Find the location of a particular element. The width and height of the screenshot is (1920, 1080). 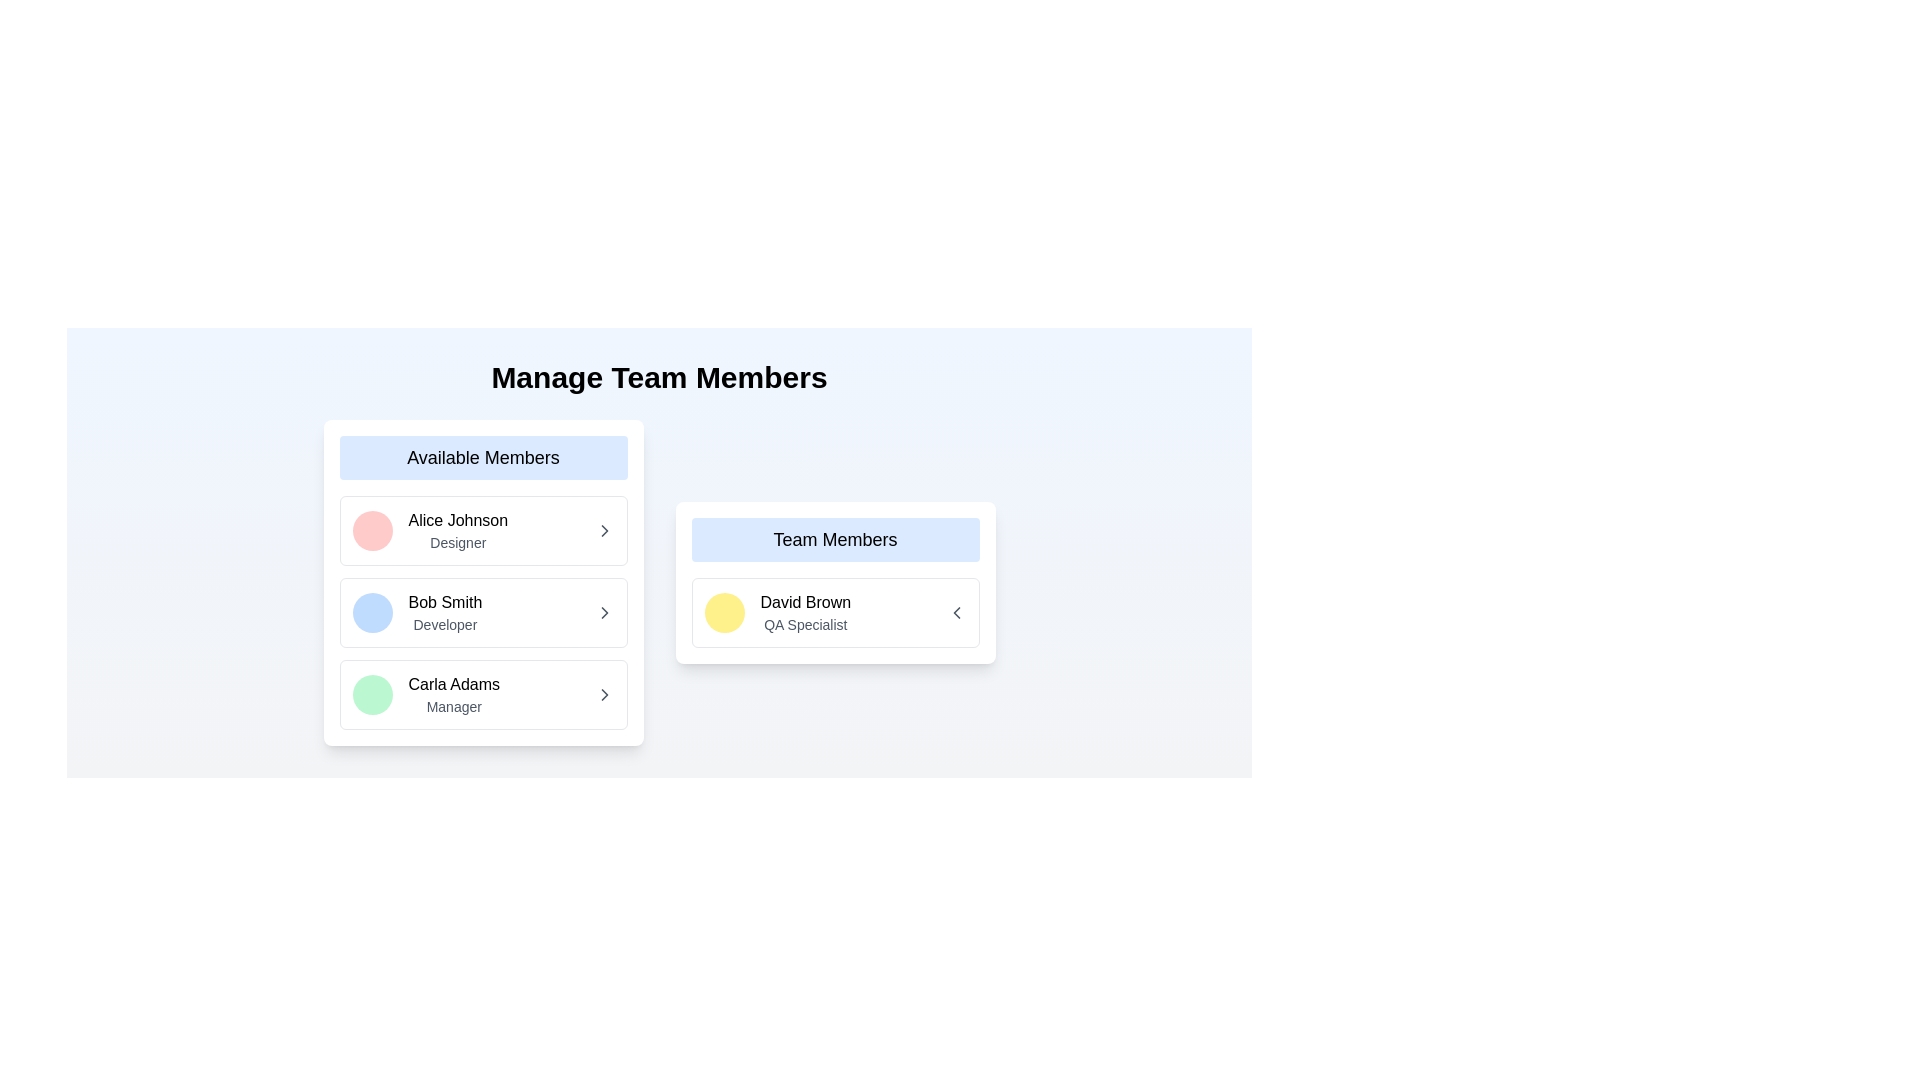

the text label with the light blue background and the centered black text that reads 'Team Members', located above the 'David Brown QA Specialist' information block is located at coordinates (835, 540).